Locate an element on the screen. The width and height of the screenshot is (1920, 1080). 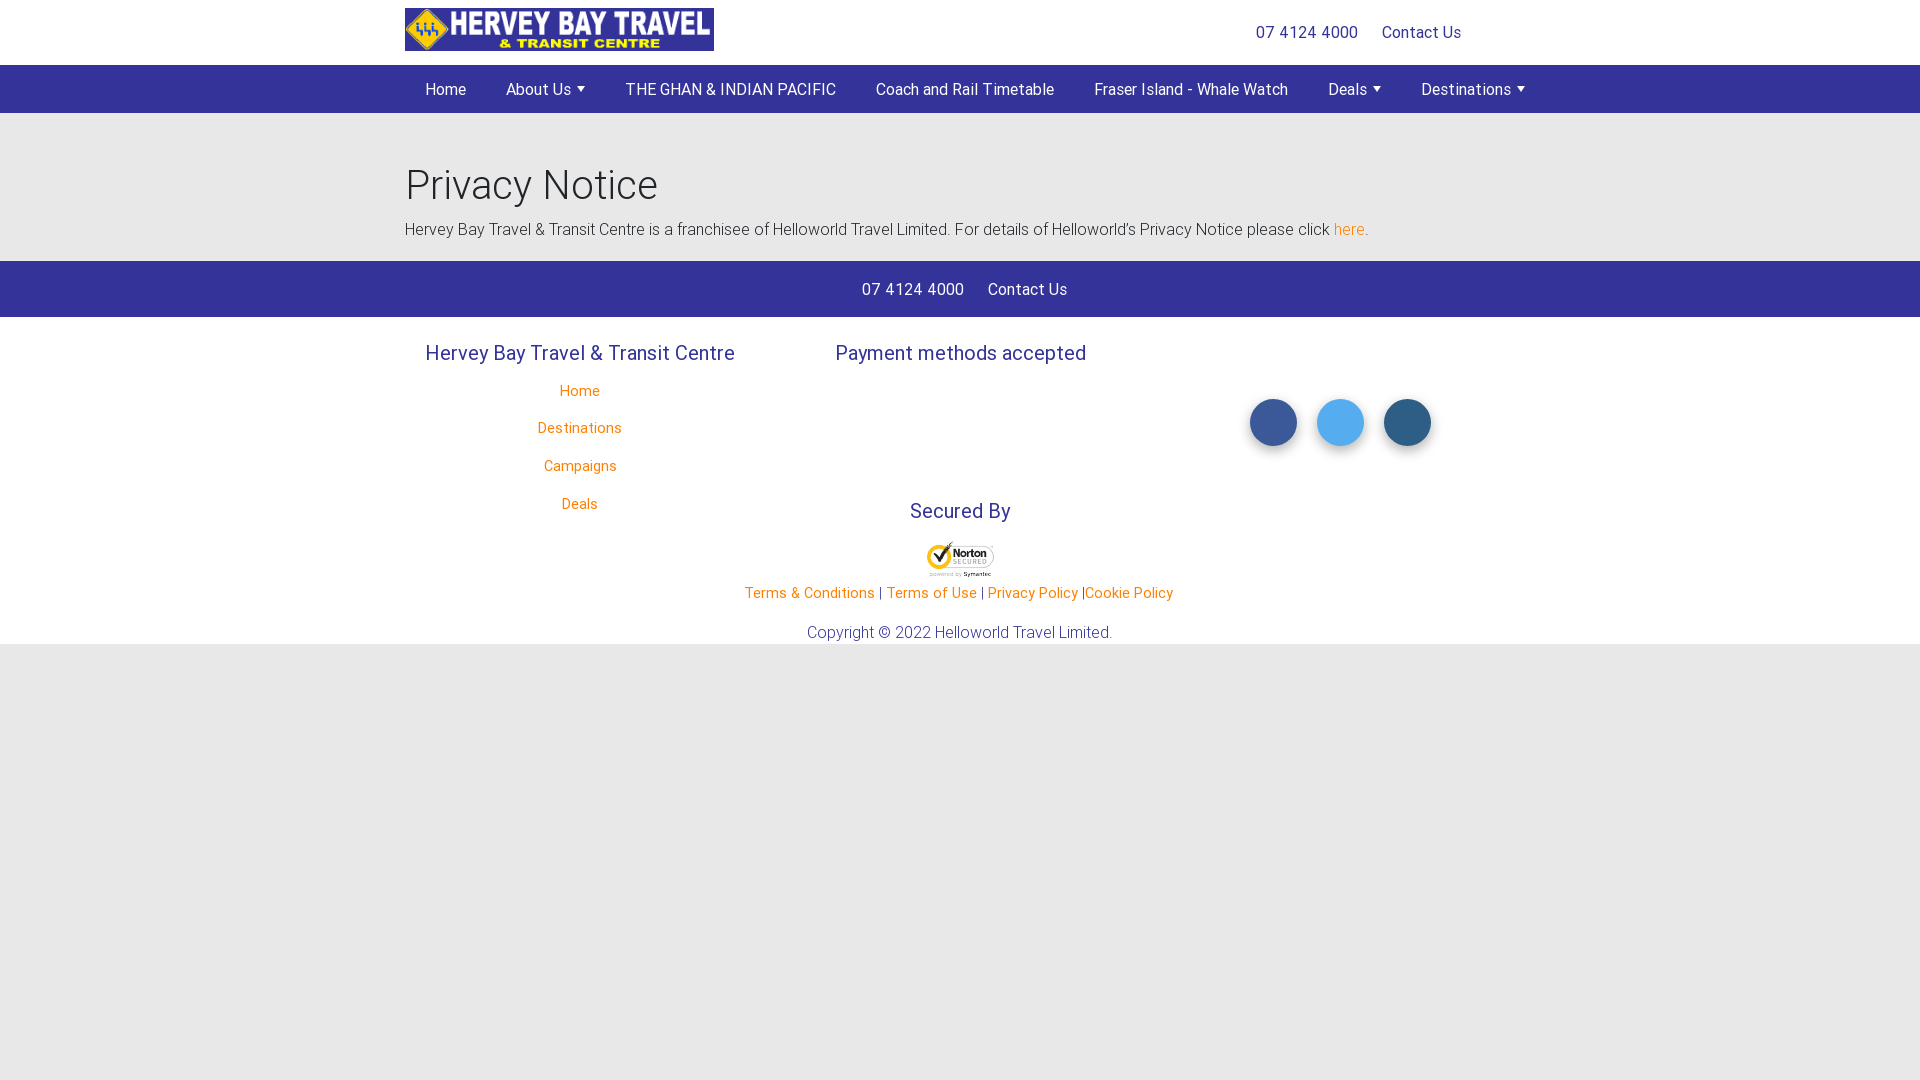
'Contact Us' is located at coordinates (1023, 289).